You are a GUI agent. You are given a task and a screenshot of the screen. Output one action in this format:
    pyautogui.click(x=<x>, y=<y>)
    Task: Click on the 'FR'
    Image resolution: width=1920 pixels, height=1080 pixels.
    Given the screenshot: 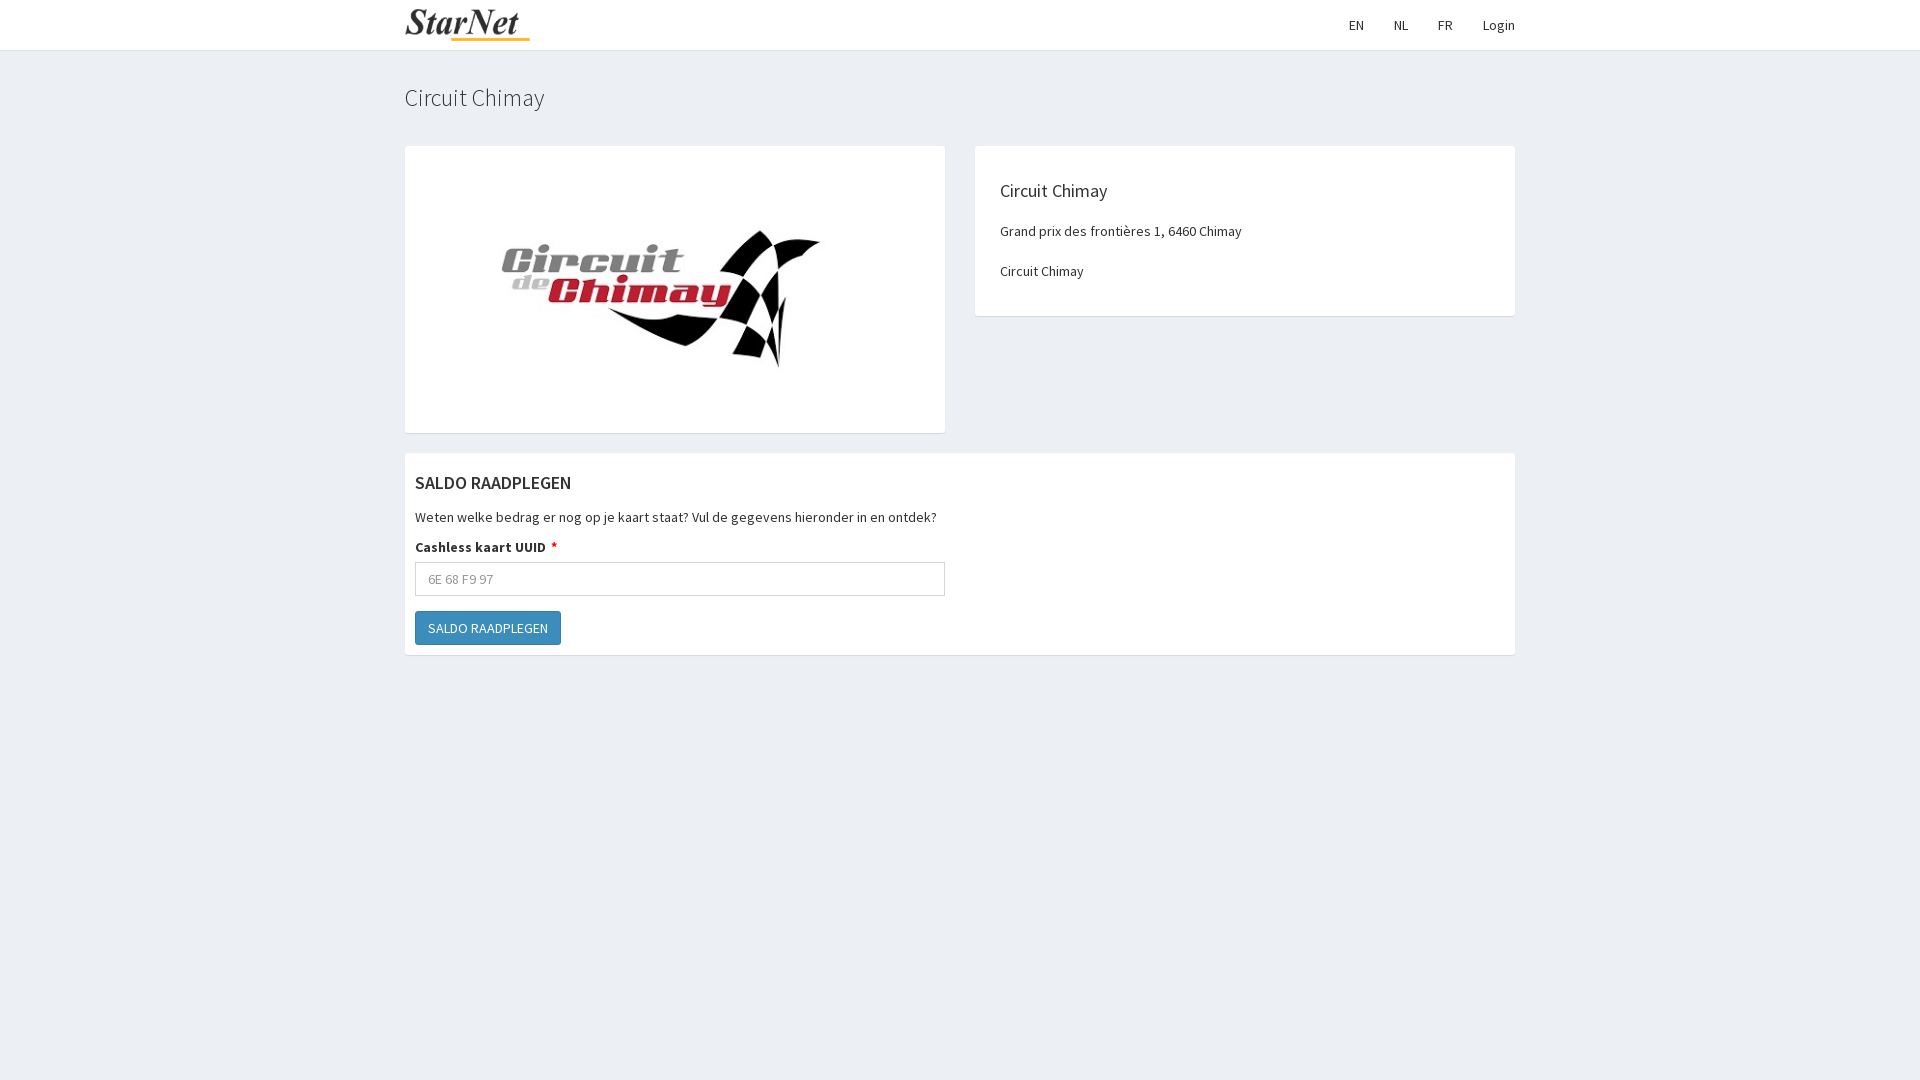 What is the action you would take?
    pyautogui.click(x=1421, y=24)
    